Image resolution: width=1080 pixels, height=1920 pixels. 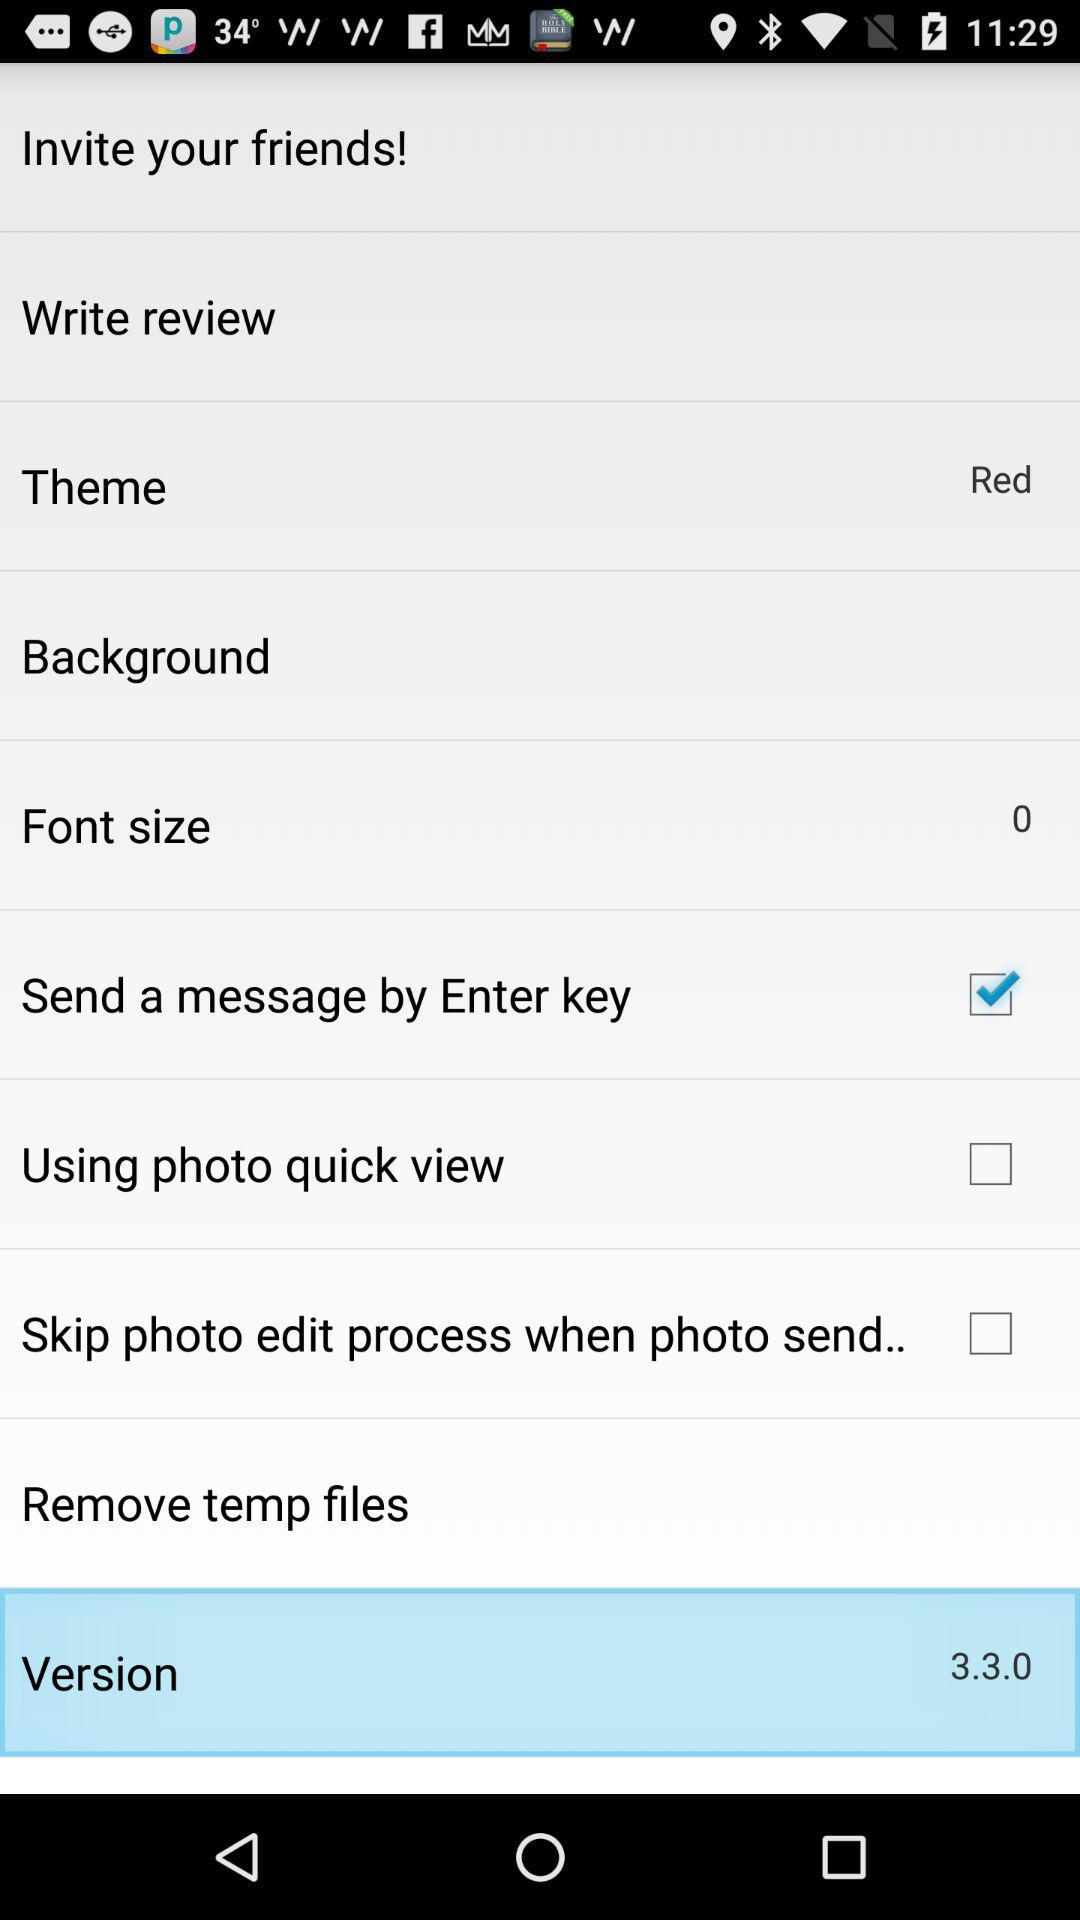 What do you see at coordinates (325, 994) in the screenshot?
I see `app below the font size item` at bounding box center [325, 994].